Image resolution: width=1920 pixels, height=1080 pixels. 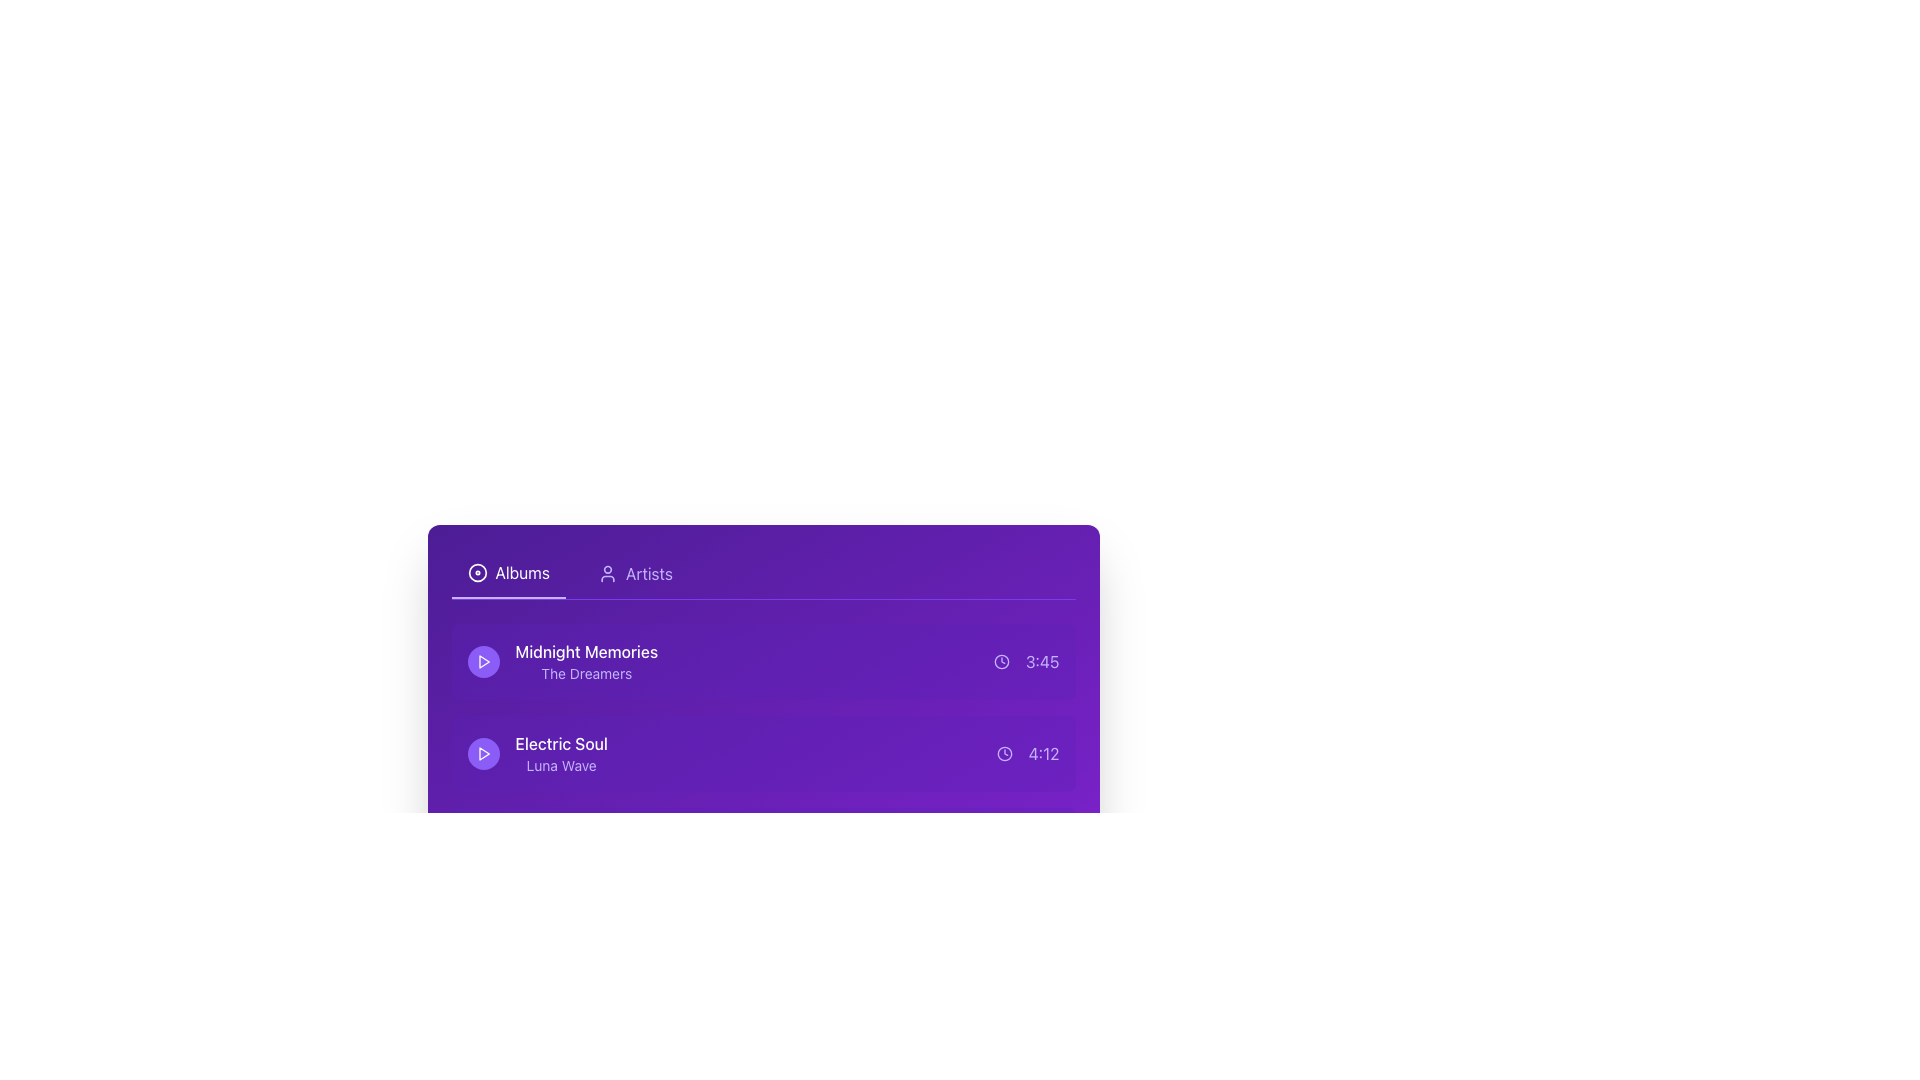 What do you see at coordinates (560, 744) in the screenshot?
I see `the text label displaying the title of an item, which is the first line of text in the list under the 'Albums' heading, before 'Luna Wave'` at bounding box center [560, 744].